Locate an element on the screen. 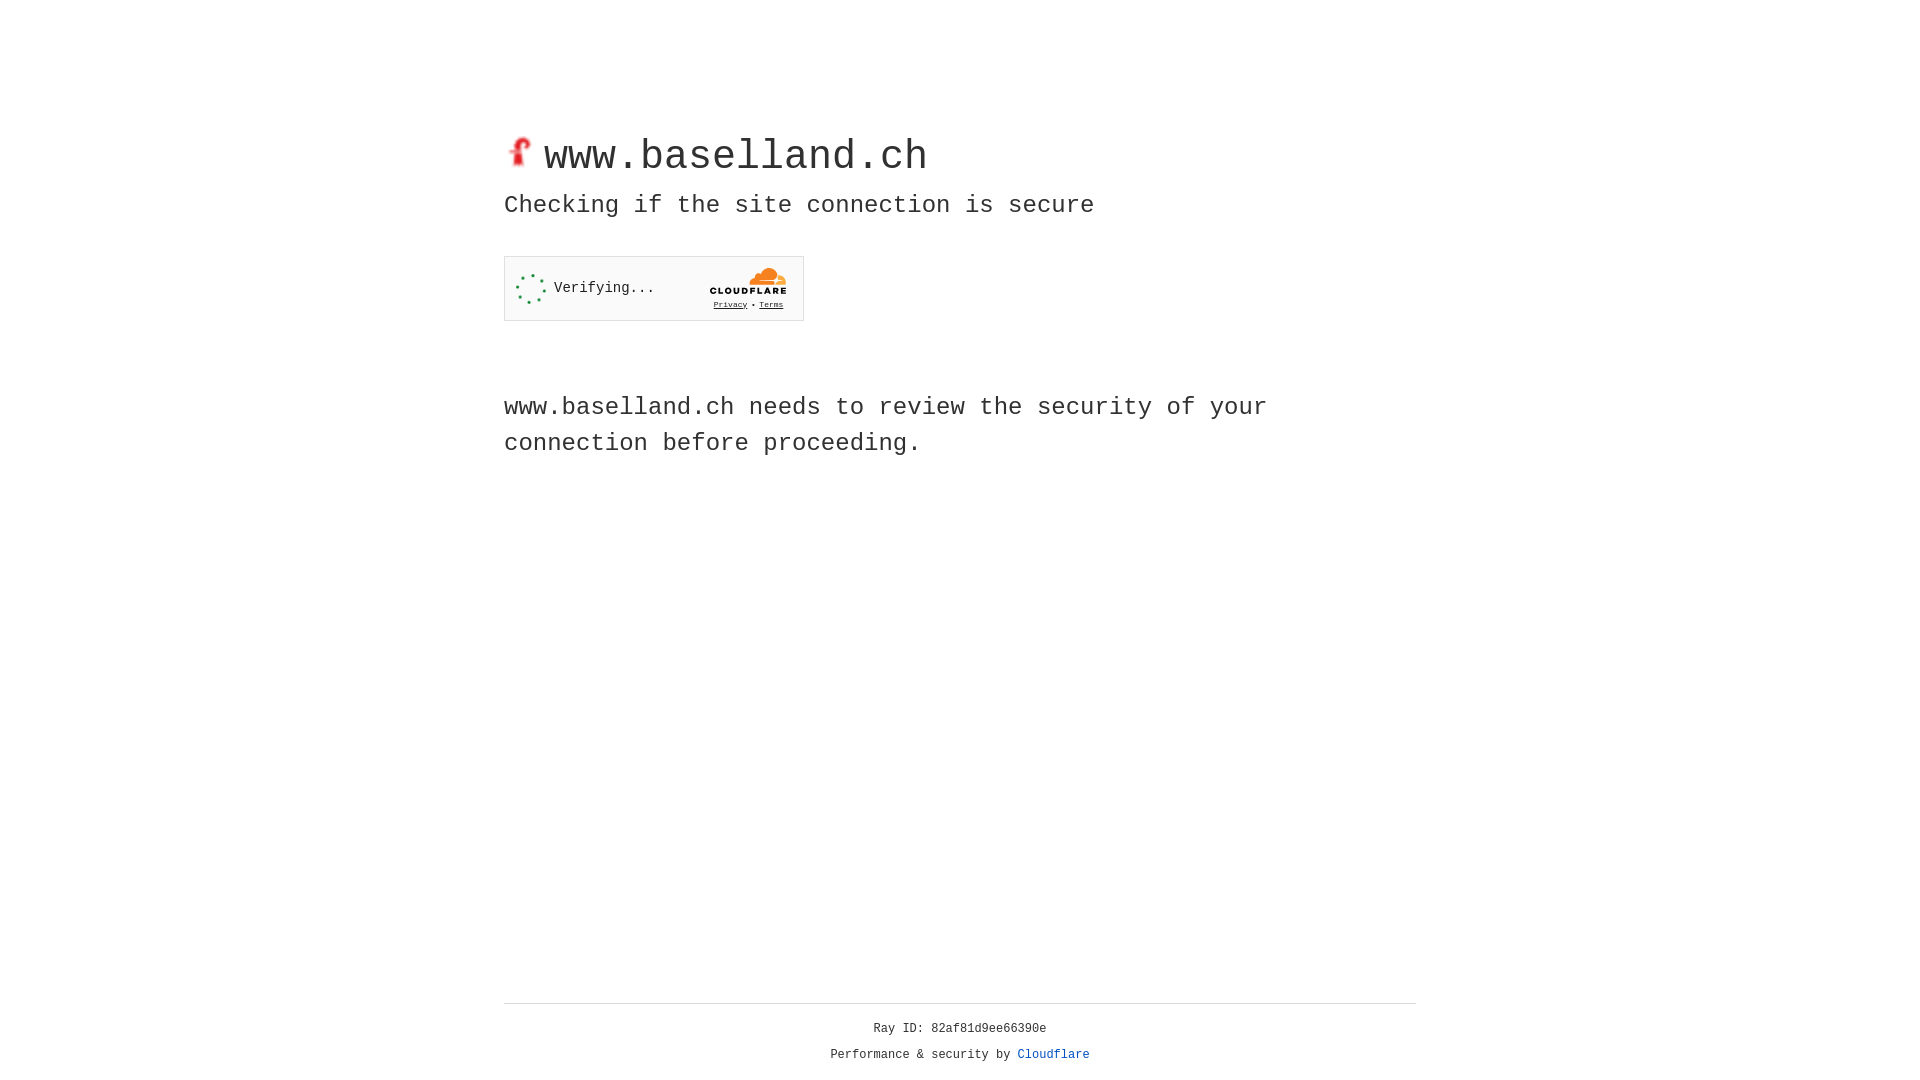  'Widget containing a Cloudflare security challenge' is located at coordinates (653, 288).